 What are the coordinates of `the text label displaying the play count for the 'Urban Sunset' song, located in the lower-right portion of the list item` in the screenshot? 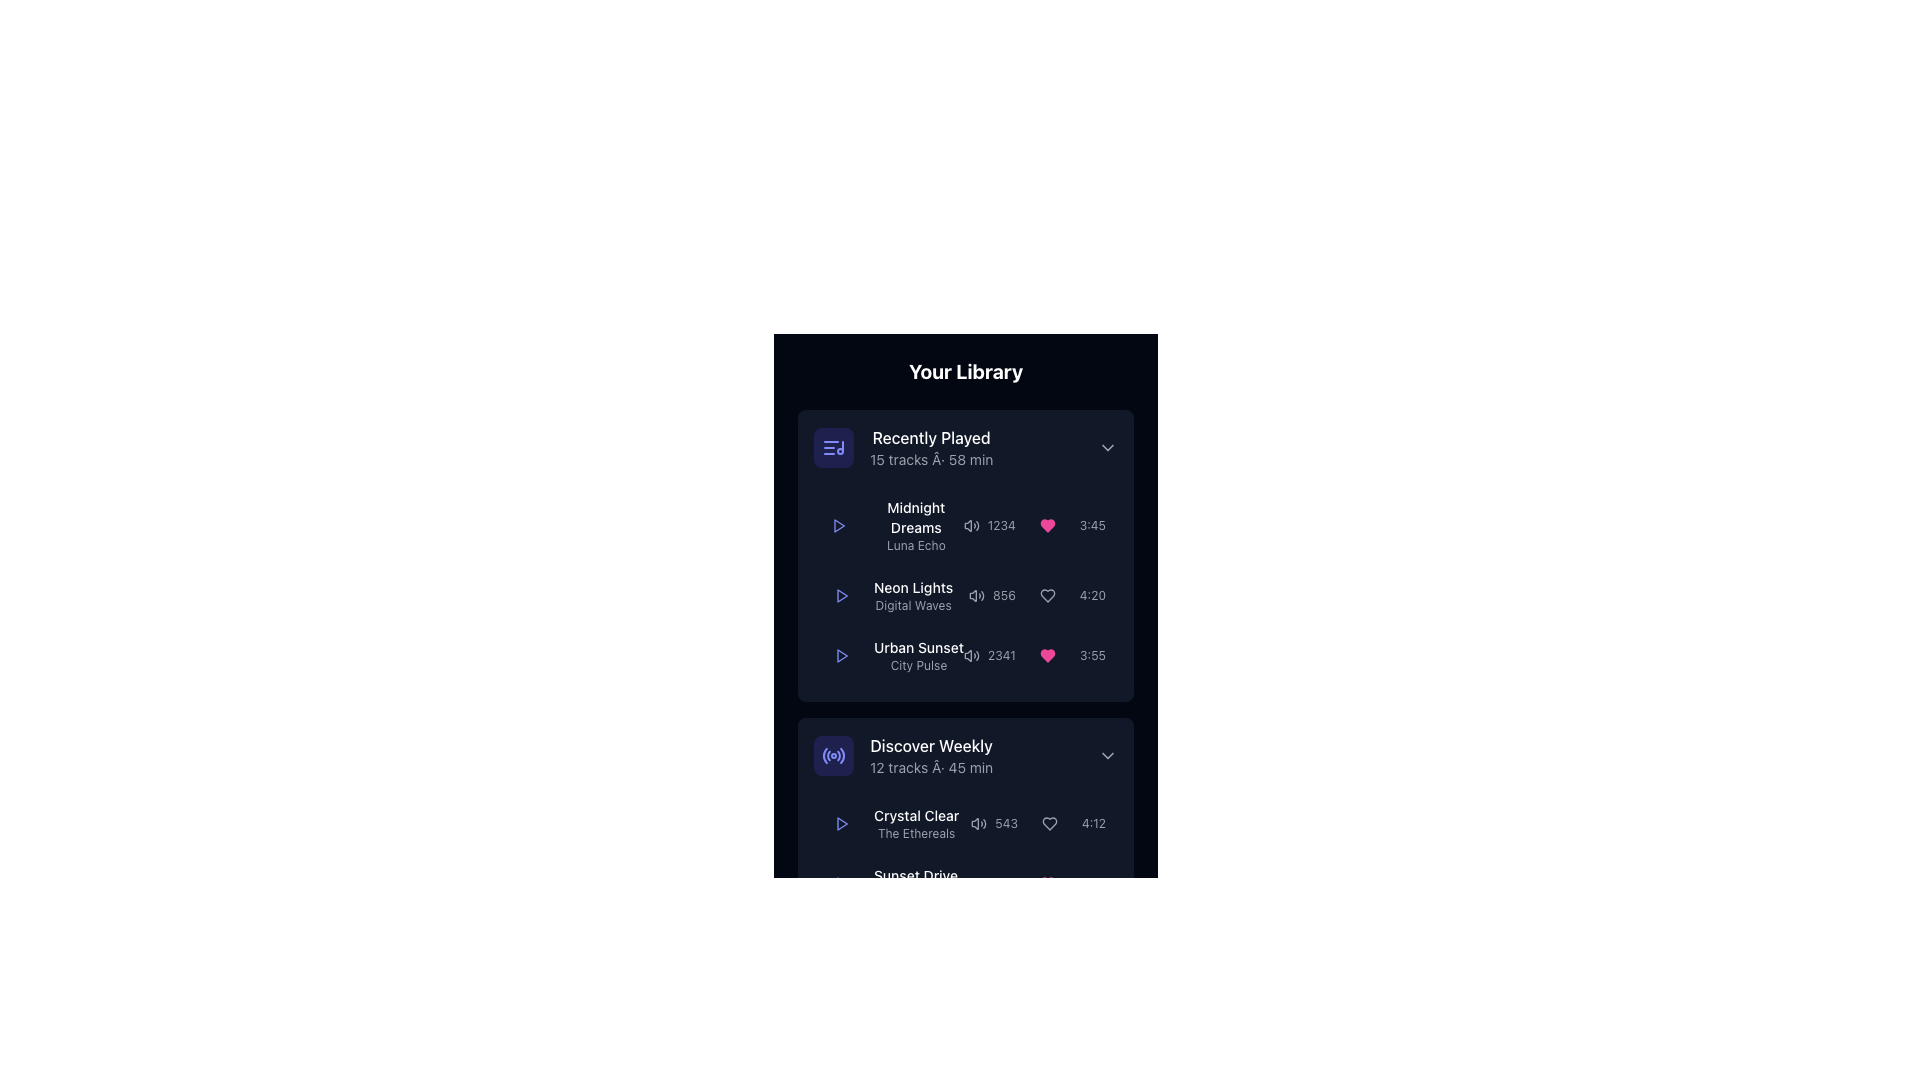 It's located at (1001, 655).